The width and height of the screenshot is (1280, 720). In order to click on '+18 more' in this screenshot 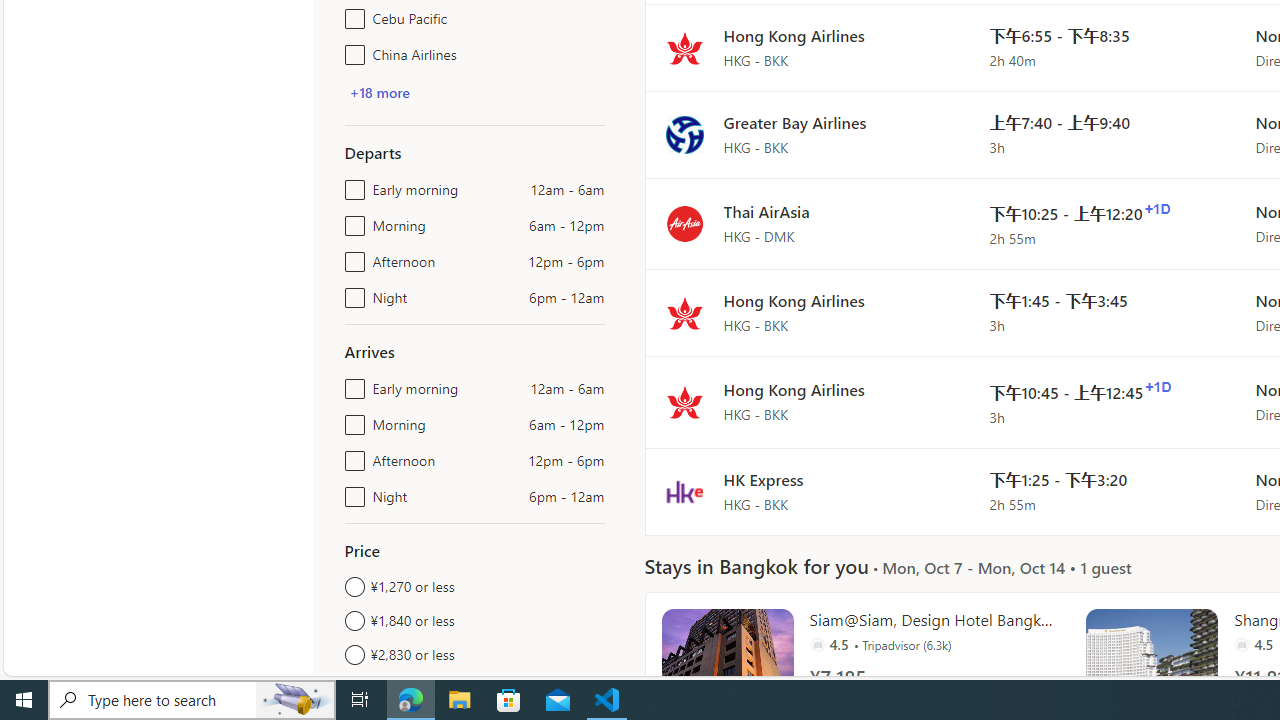, I will do `click(379, 92)`.